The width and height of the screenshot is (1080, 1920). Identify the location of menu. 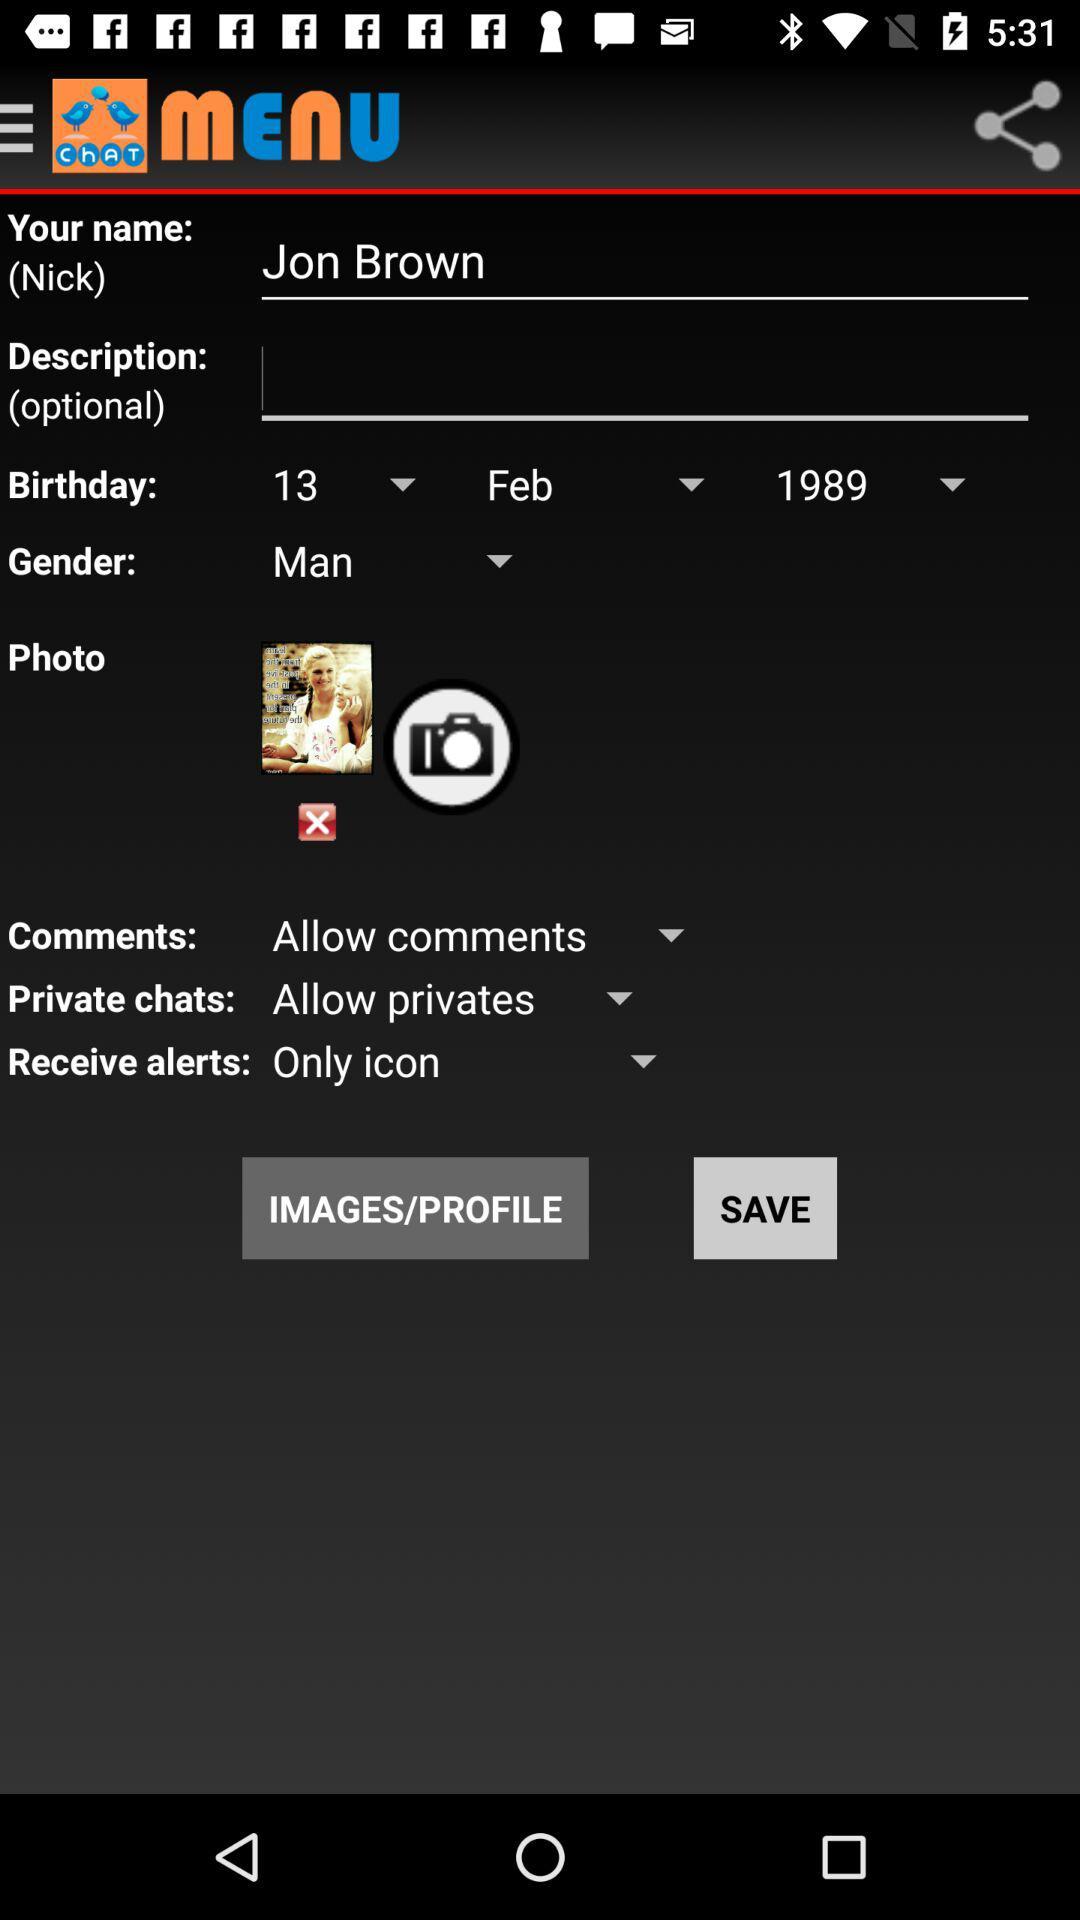
(26, 124).